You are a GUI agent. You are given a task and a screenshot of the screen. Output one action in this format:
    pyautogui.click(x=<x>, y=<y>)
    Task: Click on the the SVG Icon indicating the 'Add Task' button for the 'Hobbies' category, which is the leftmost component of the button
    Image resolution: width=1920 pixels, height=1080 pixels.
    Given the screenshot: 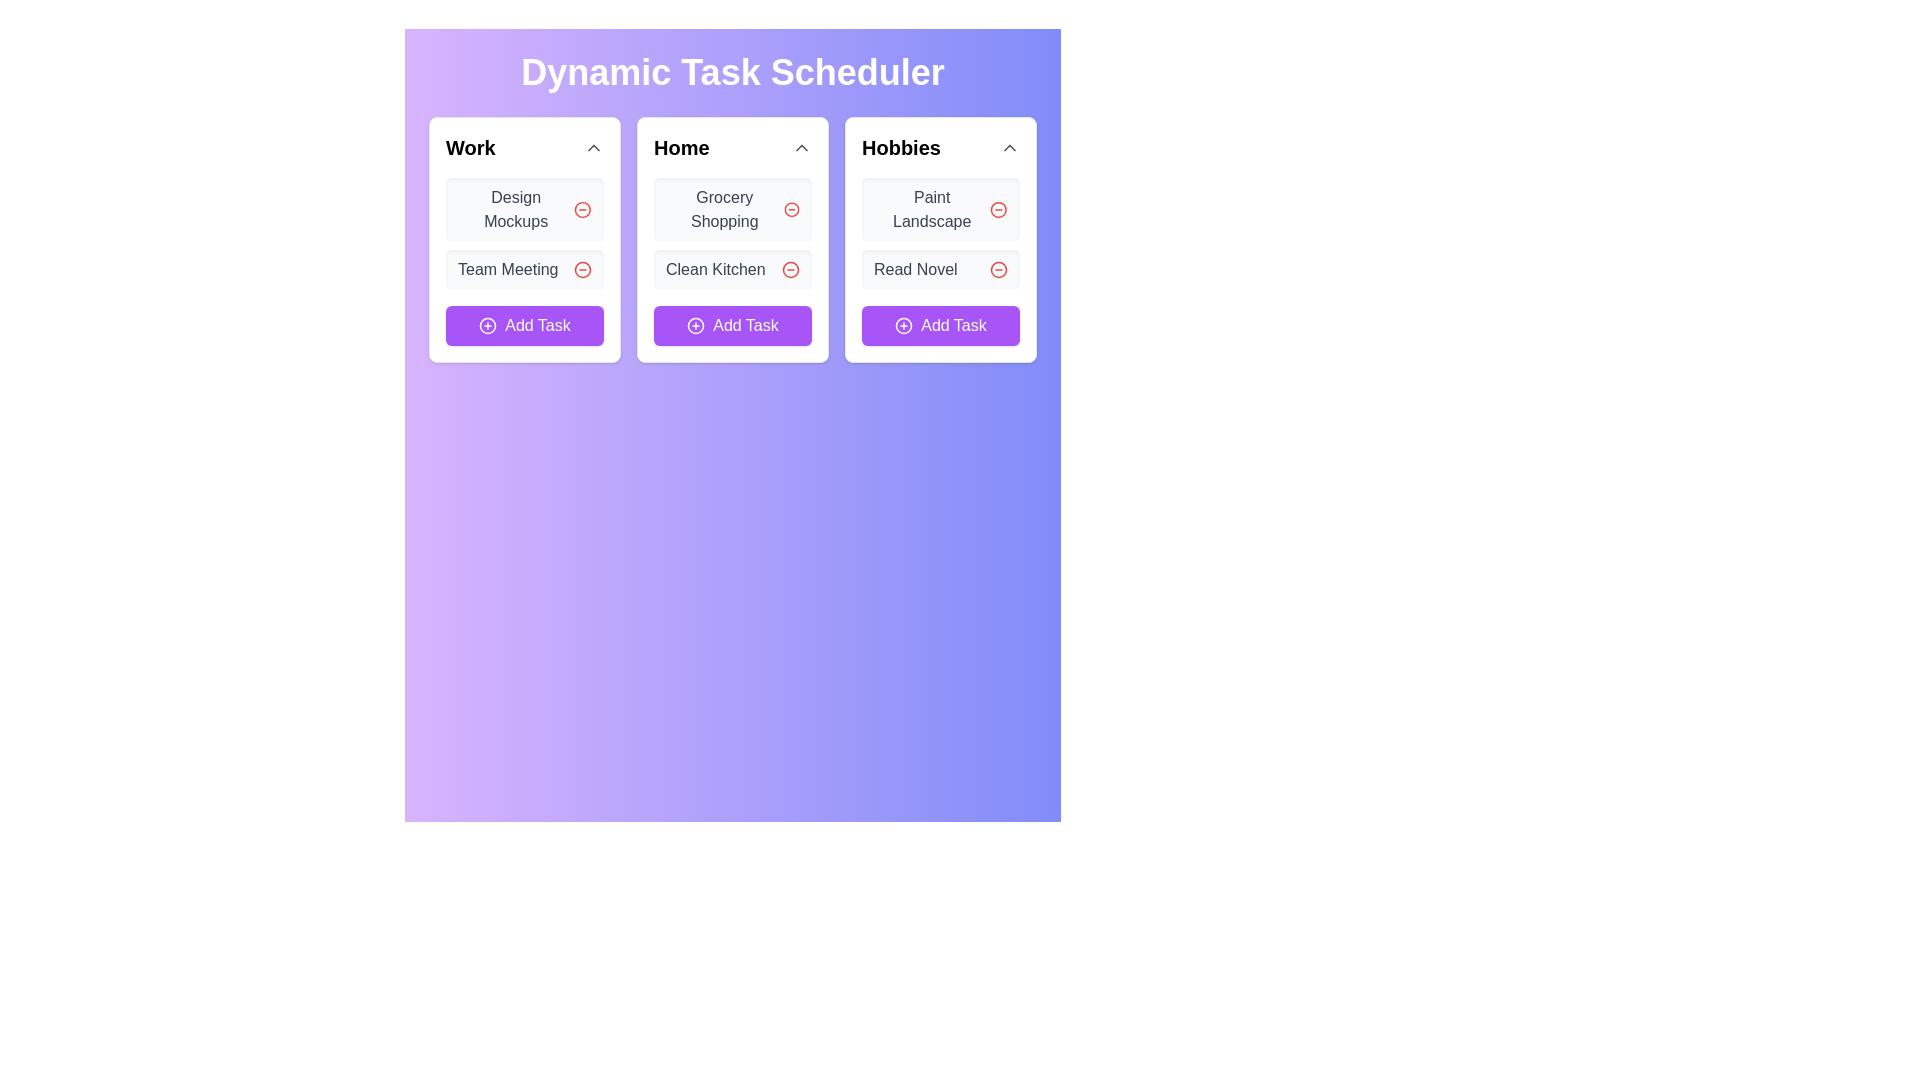 What is the action you would take?
    pyautogui.click(x=903, y=325)
    